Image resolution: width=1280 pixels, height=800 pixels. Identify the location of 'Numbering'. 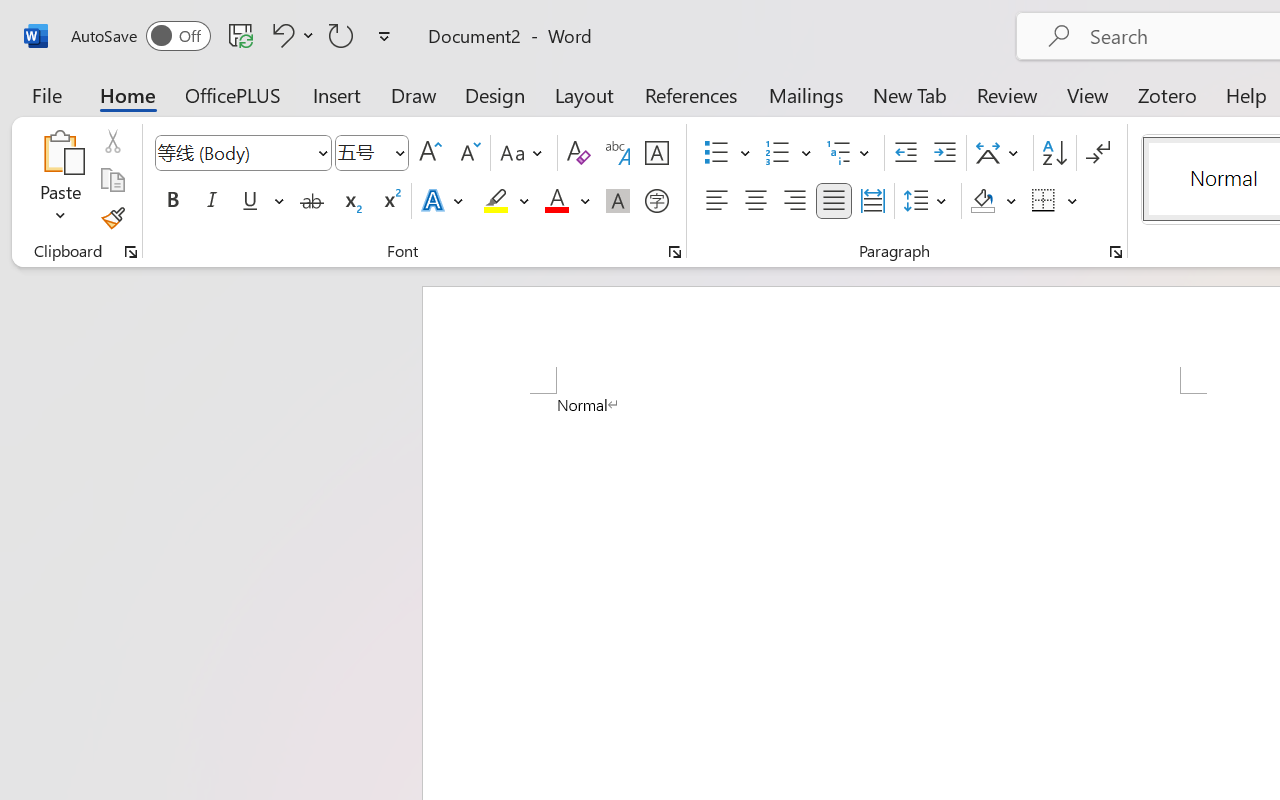
(788, 153).